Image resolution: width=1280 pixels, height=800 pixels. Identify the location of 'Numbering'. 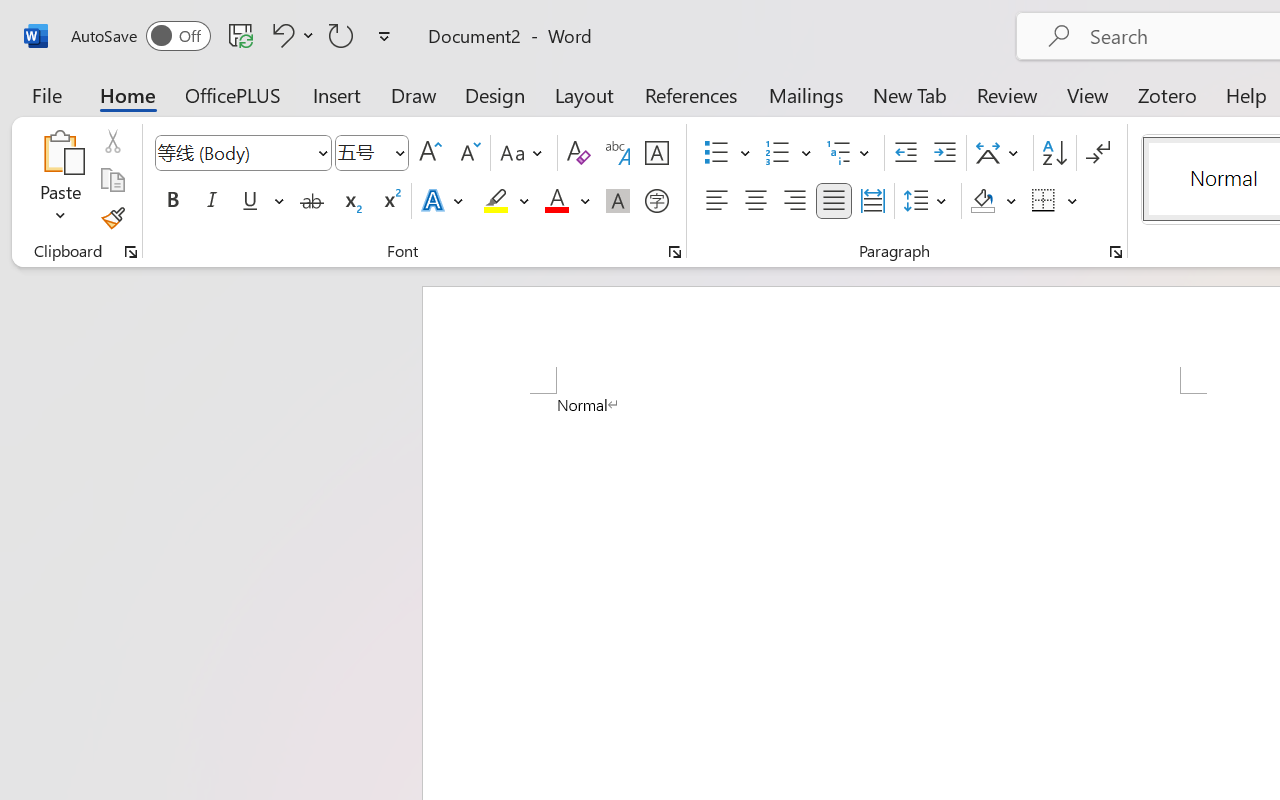
(788, 153).